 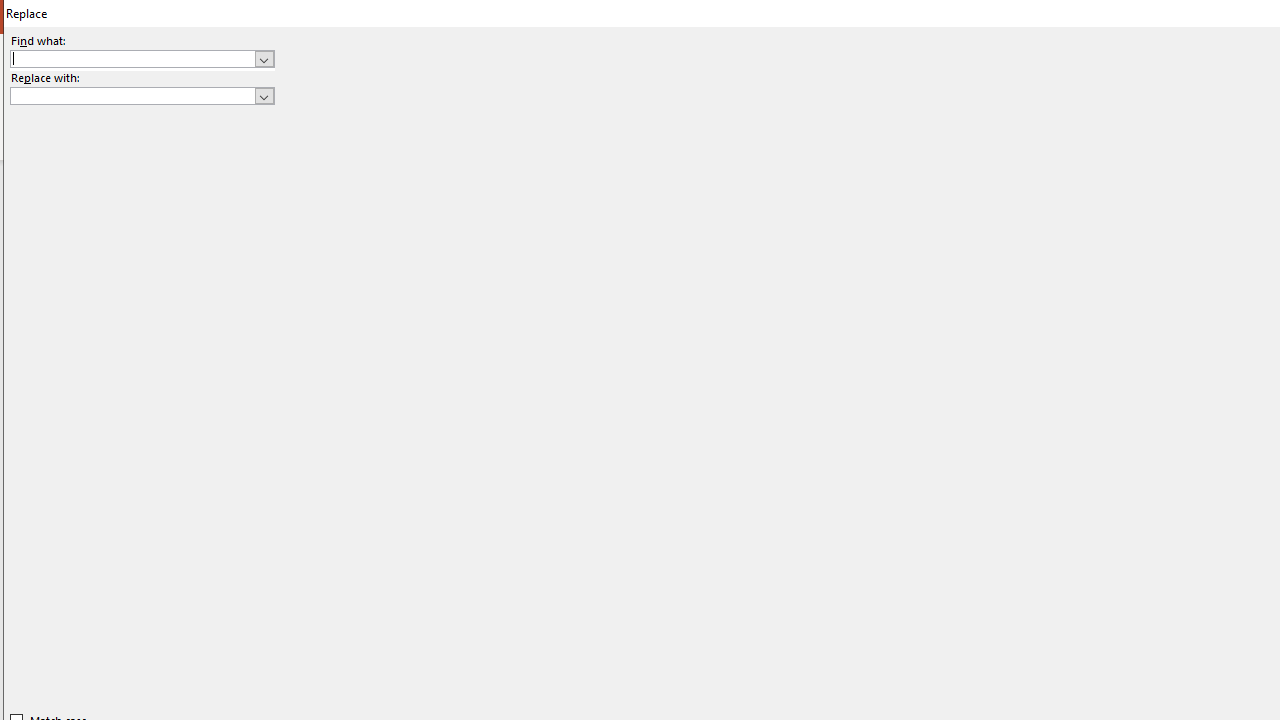 I want to click on 'Replace with', so click(x=141, y=96).